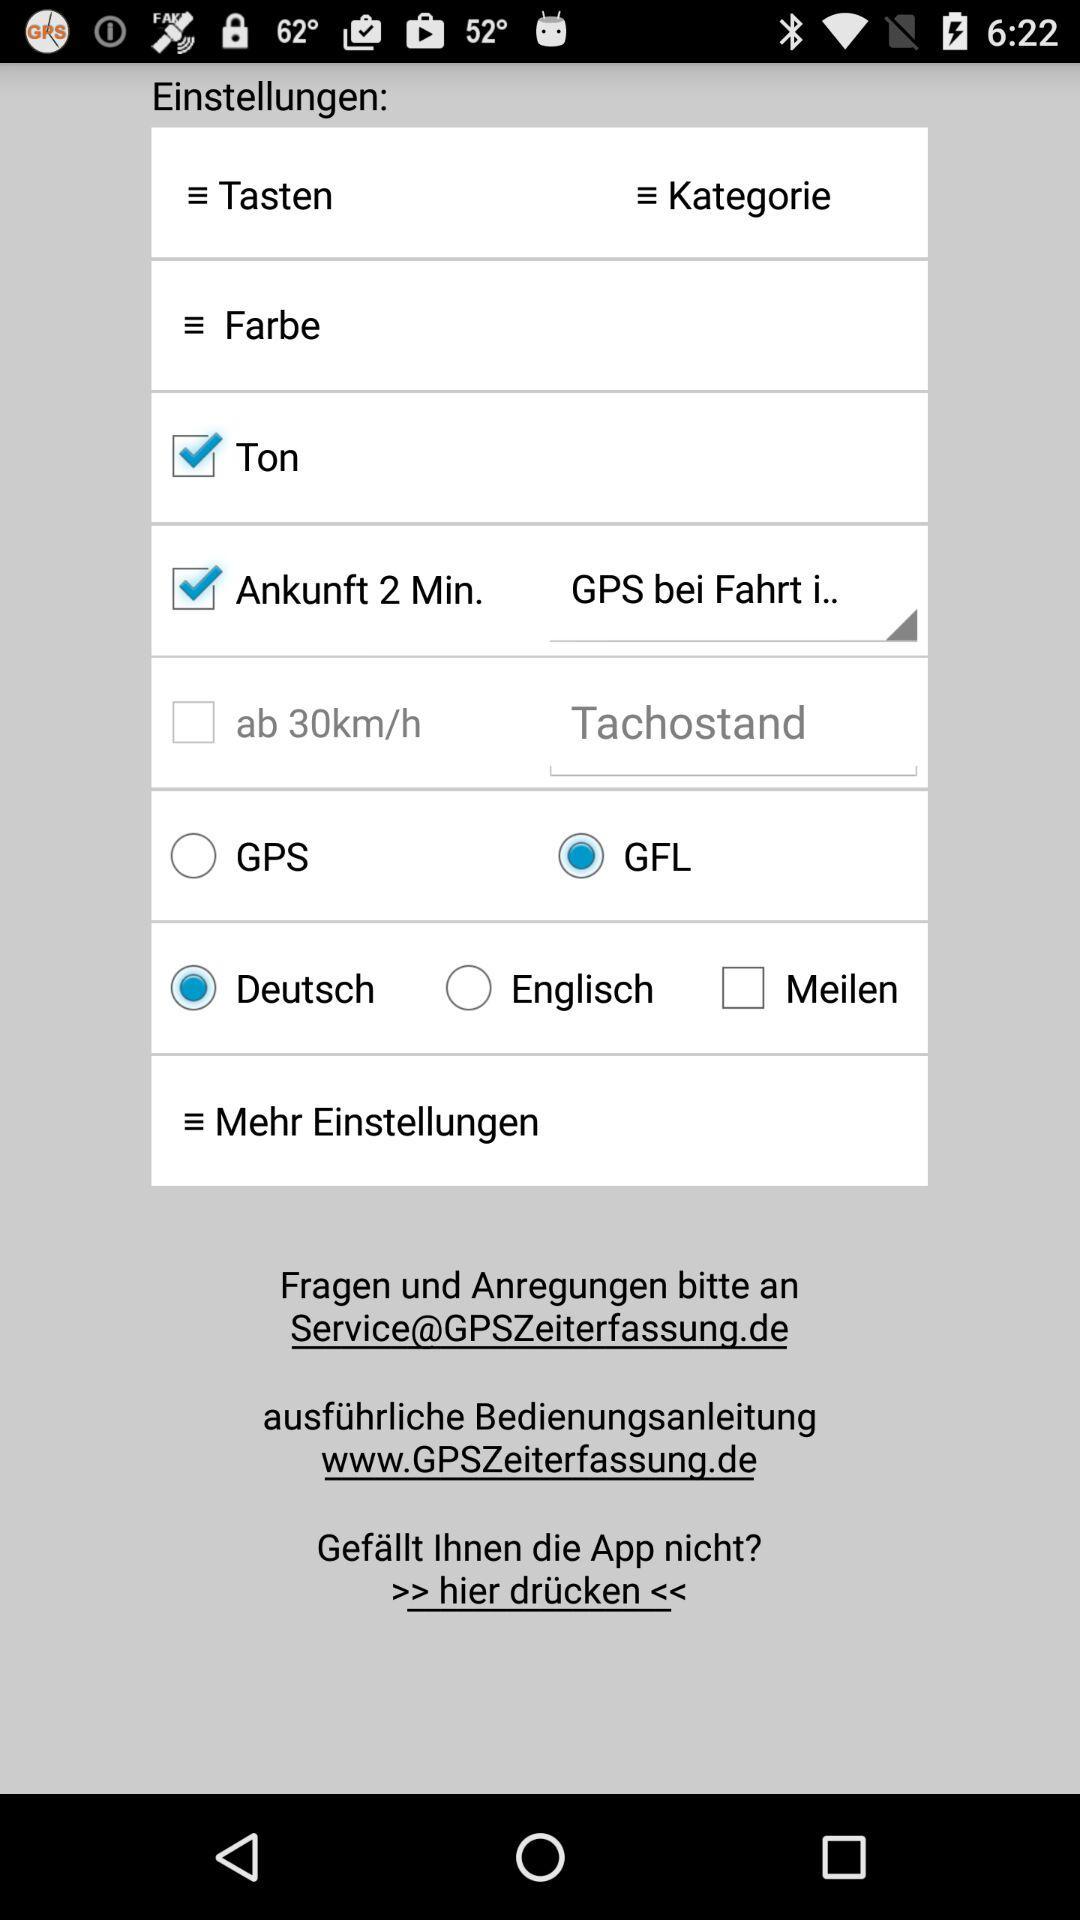 The width and height of the screenshot is (1080, 1920). What do you see at coordinates (344, 721) in the screenshot?
I see `the icon above gps radio button` at bounding box center [344, 721].